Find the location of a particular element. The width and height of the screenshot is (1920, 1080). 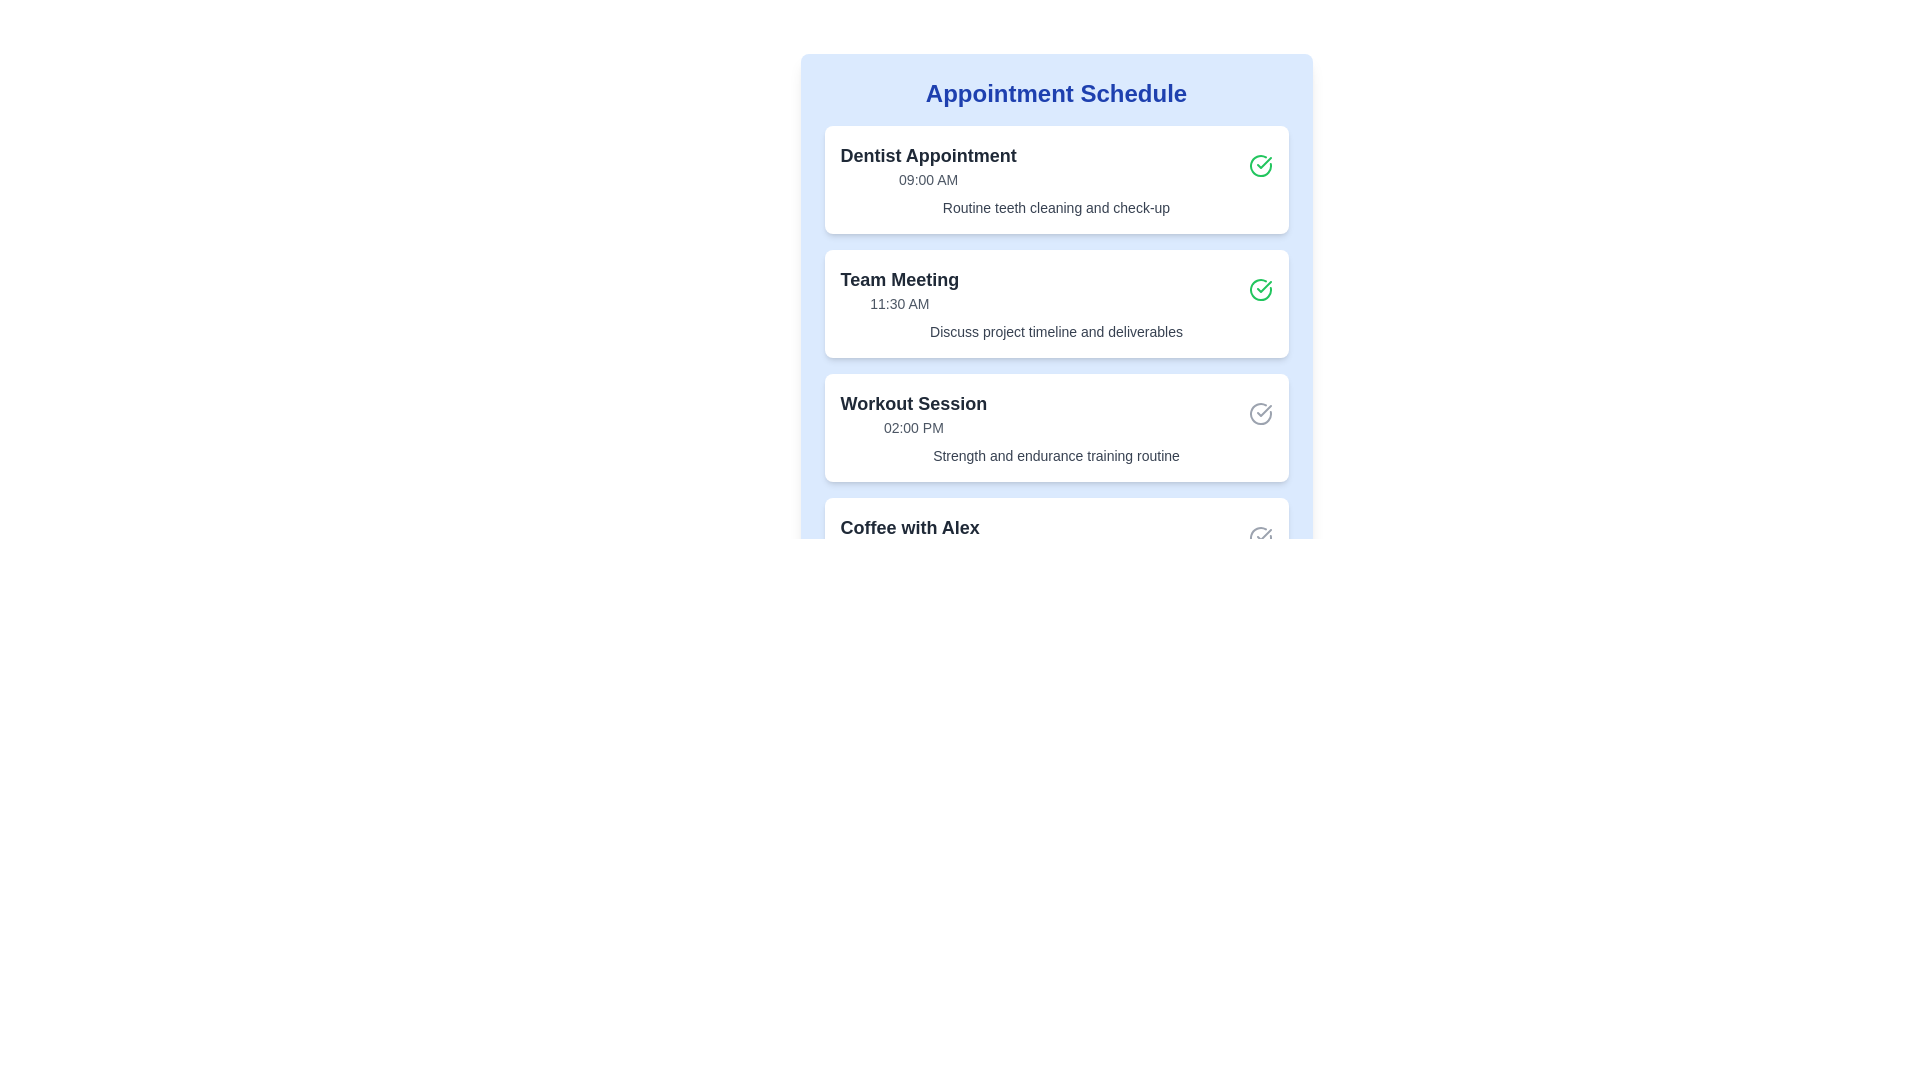

the text label displaying 'Routine teeth cleaning and check-up', which is located under the '09:00 AM' time and 'Dentist Appointment' heading in the appointment list is located at coordinates (1055, 208).